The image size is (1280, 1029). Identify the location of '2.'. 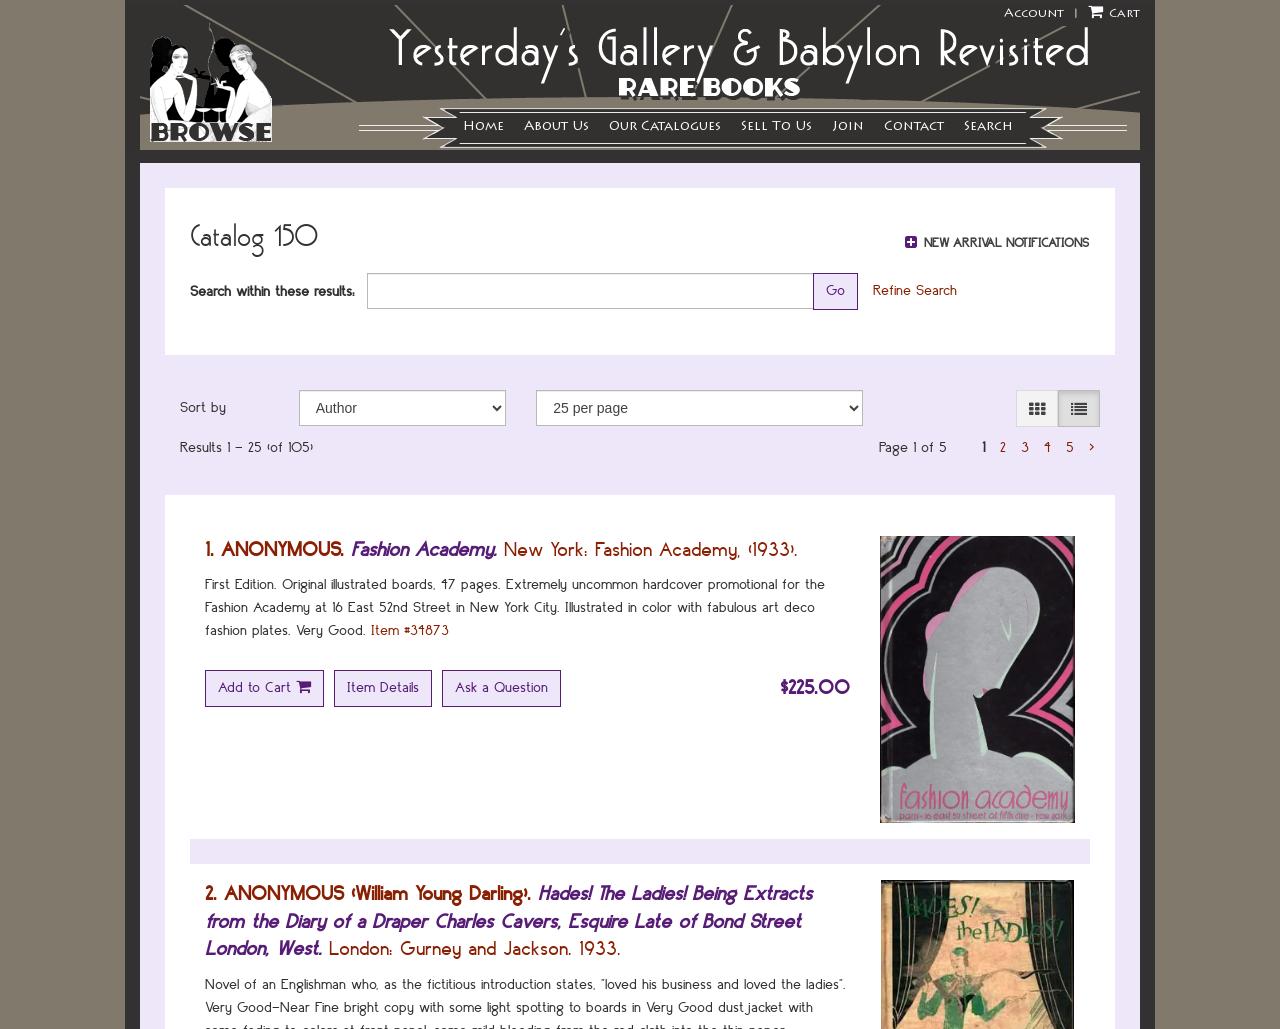
(205, 893).